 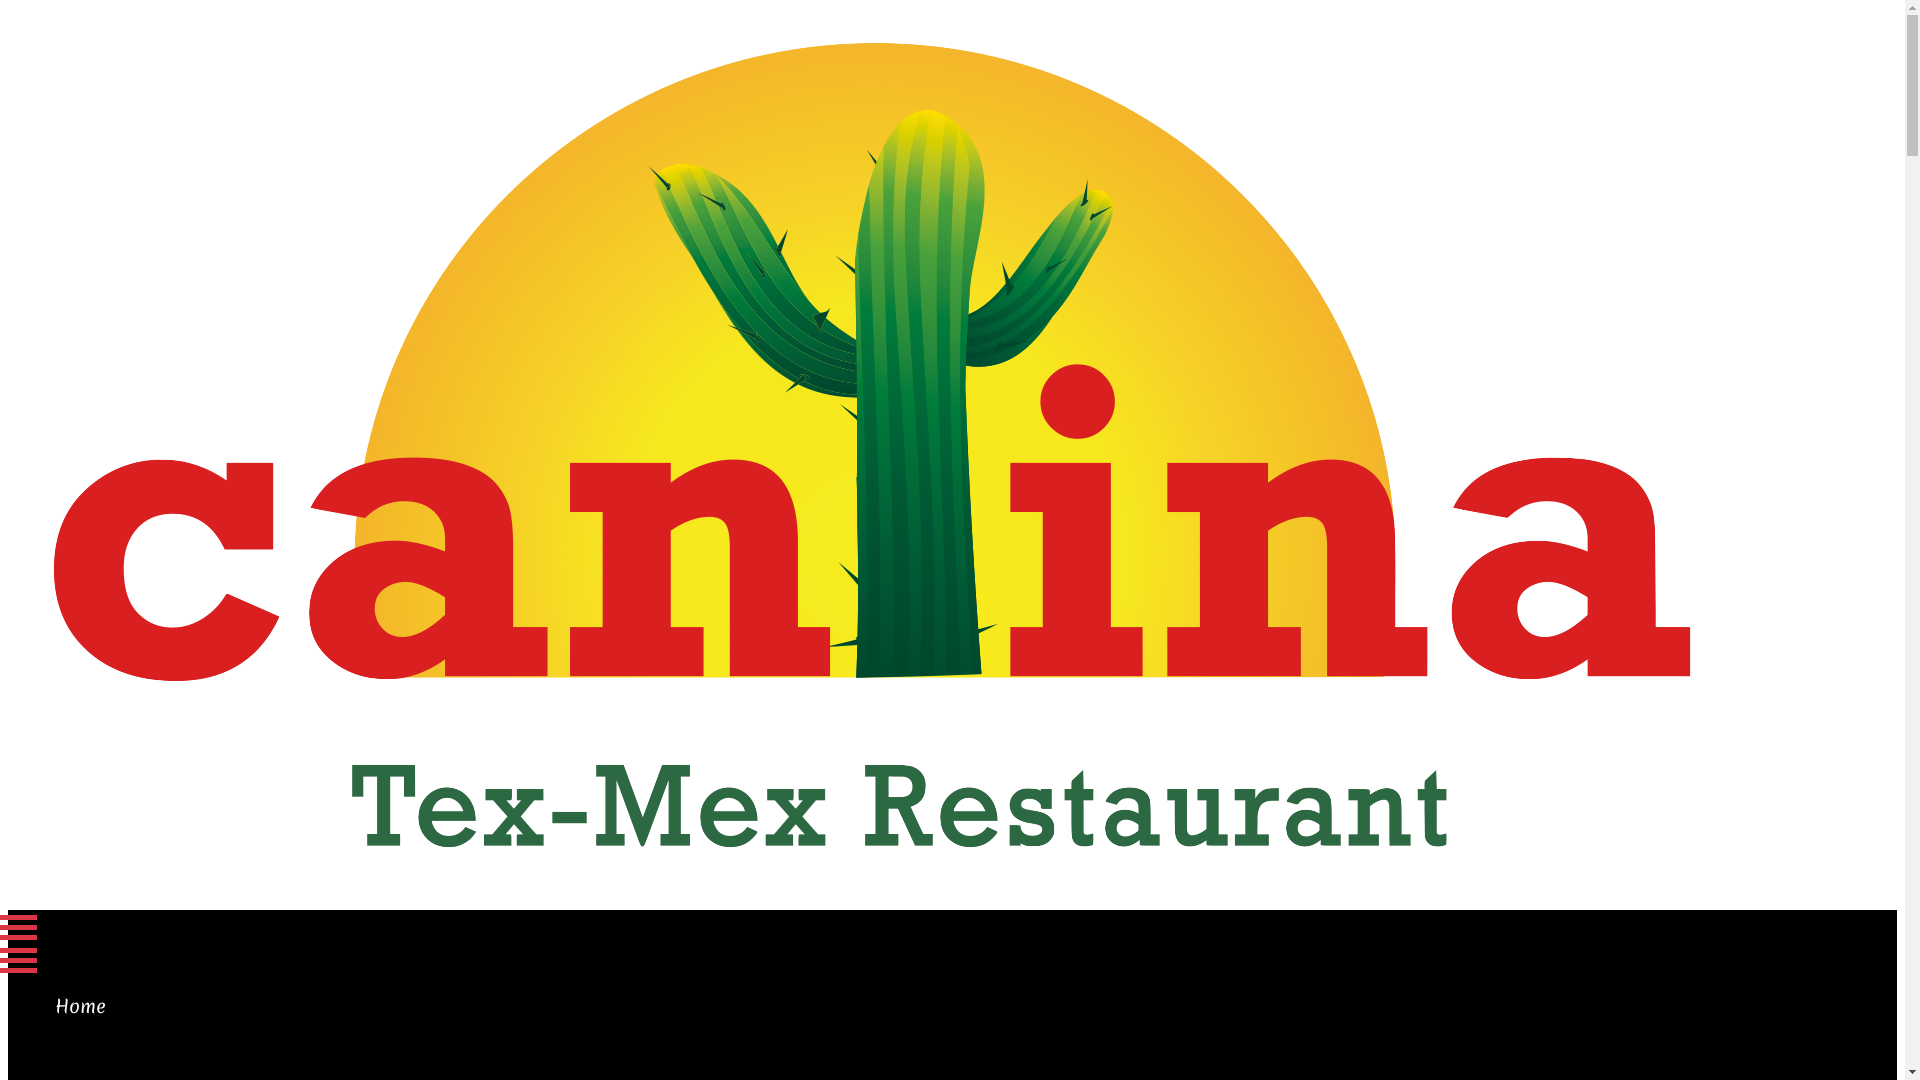 I want to click on 'Home', so click(x=80, y=1006).